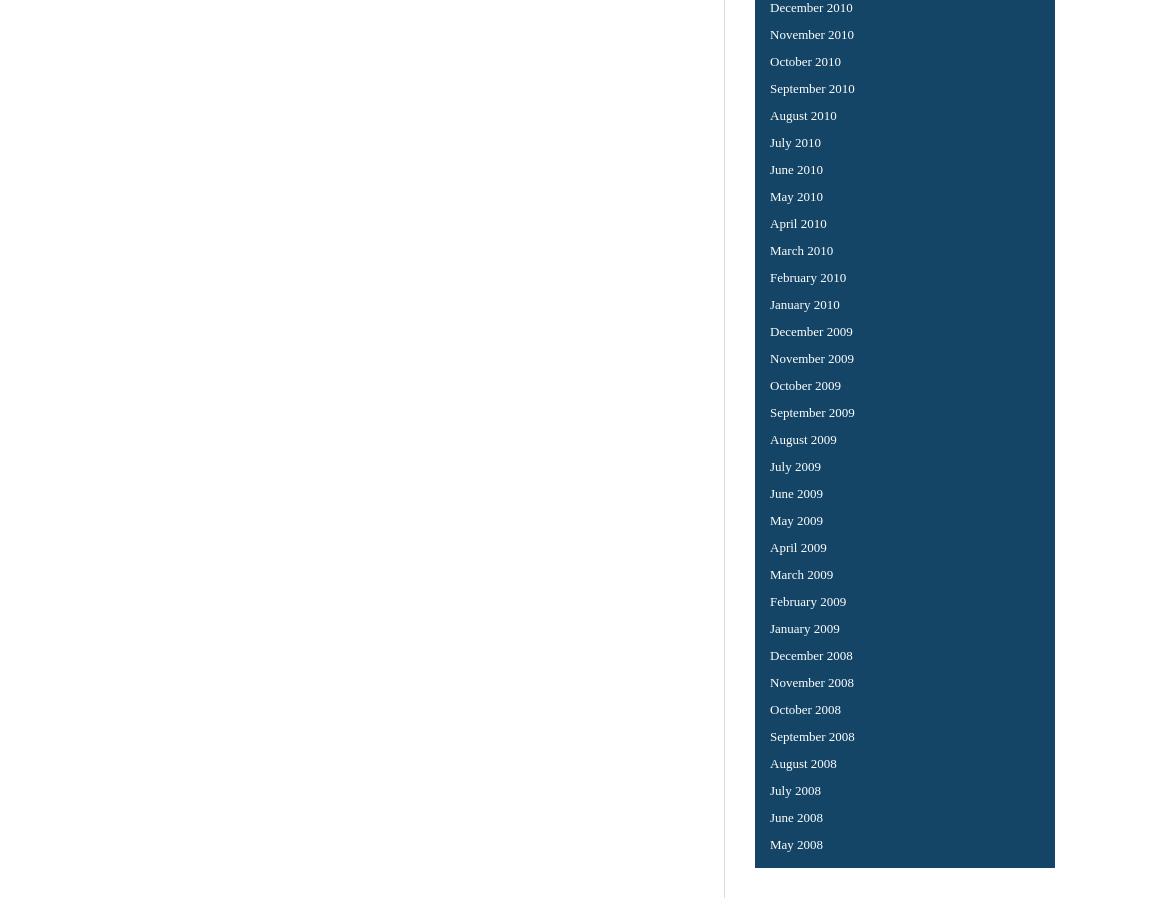 The height and width of the screenshot is (908, 1150). What do you see at coordinates (795, 491) in the screenshot?
I see `'June 2009'` at bounding box center [795, 491].